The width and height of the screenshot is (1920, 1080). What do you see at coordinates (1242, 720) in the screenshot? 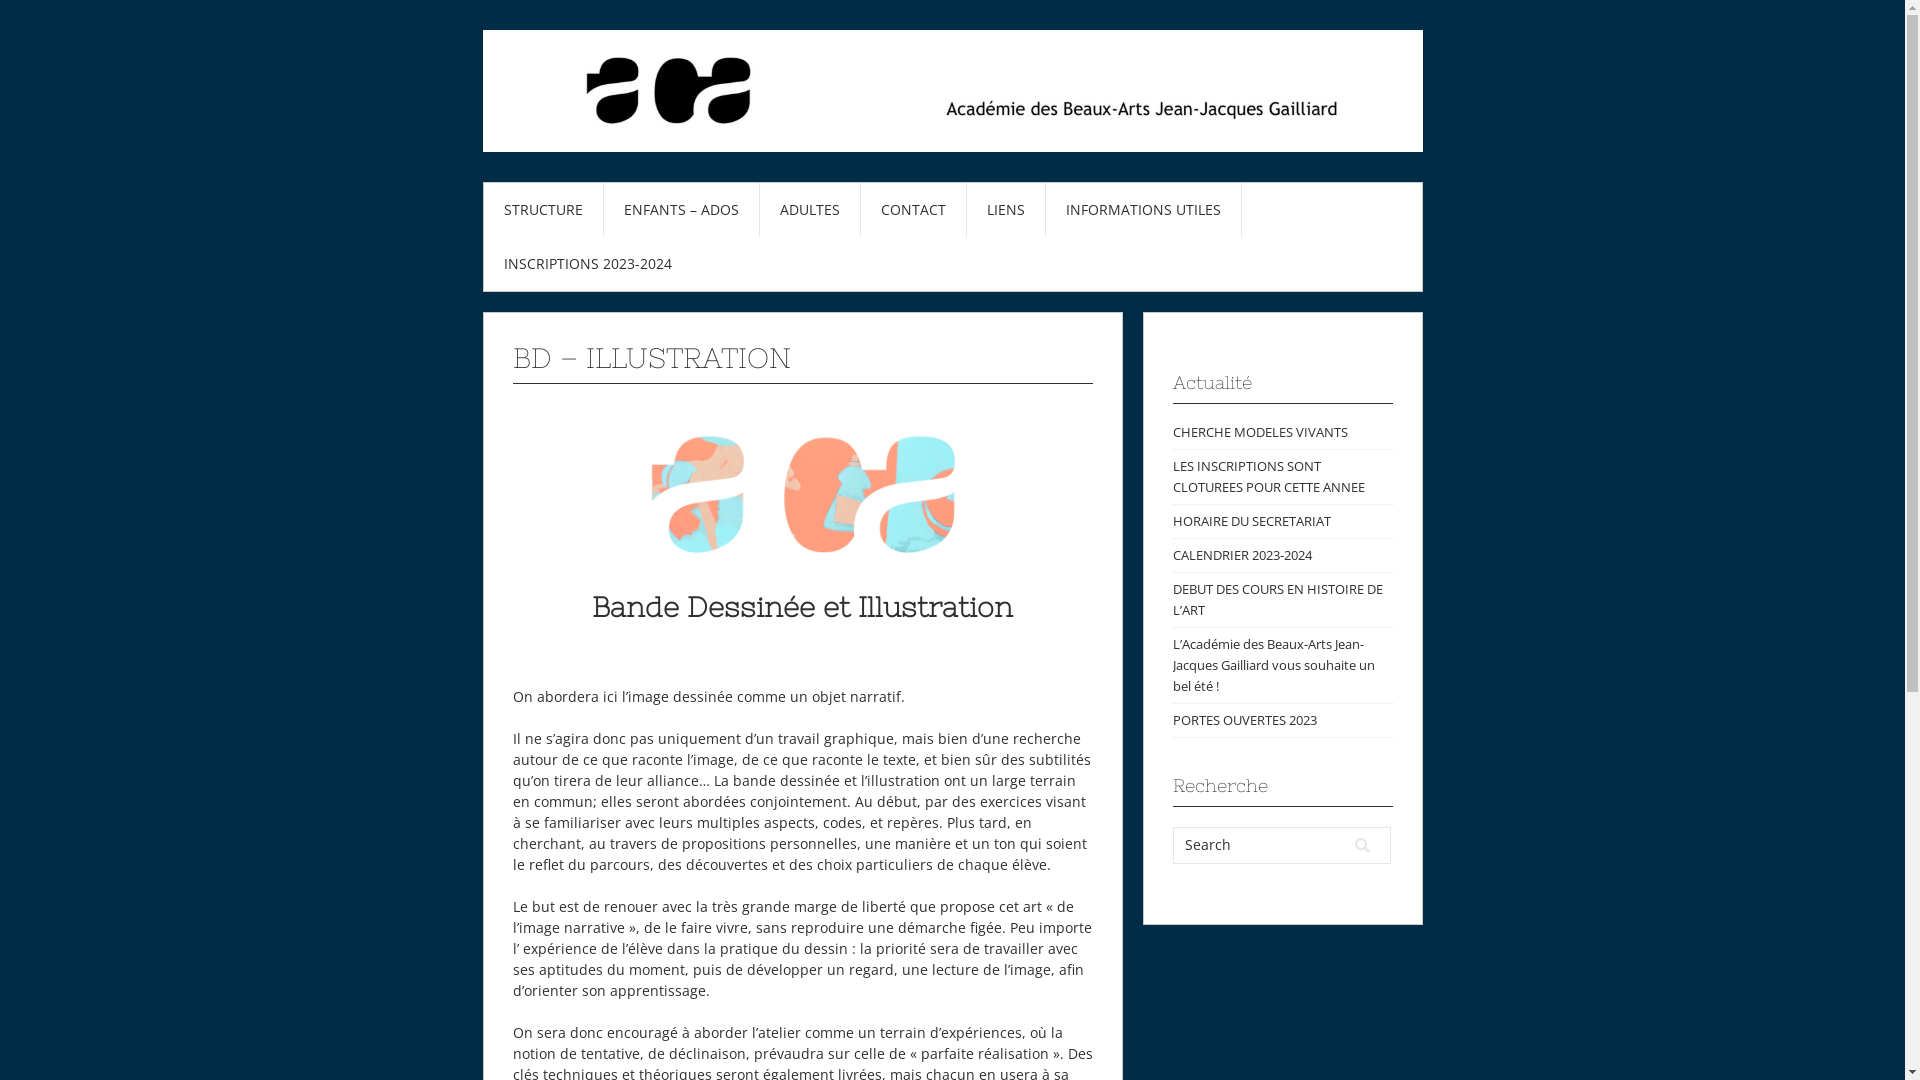
I see `'PORTES OUVERTES 2023'` at bounding box center [1242, 720].